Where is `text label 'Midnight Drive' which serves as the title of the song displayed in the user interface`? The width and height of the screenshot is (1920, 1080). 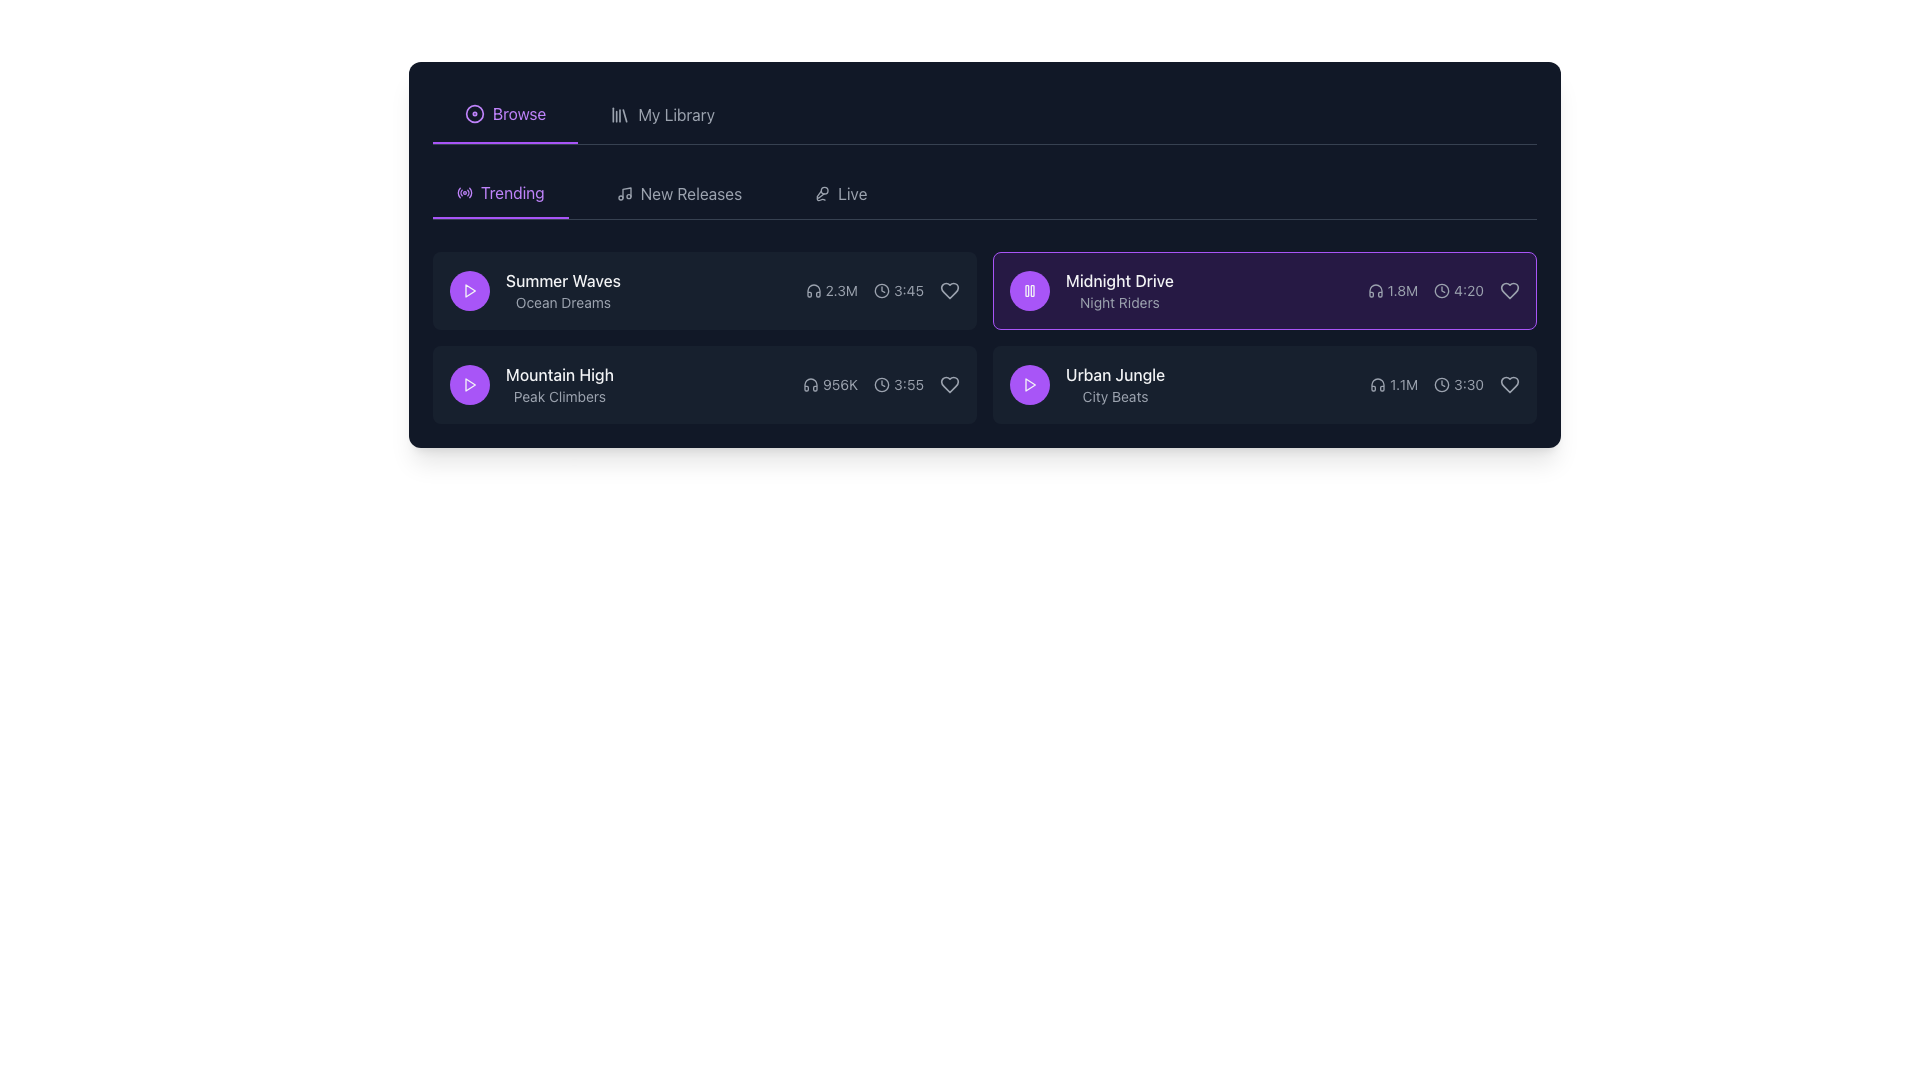
text label 'Midnight Drive' which serves as the title of the song displayed in the user interface is located at coordinates (1118, 281).